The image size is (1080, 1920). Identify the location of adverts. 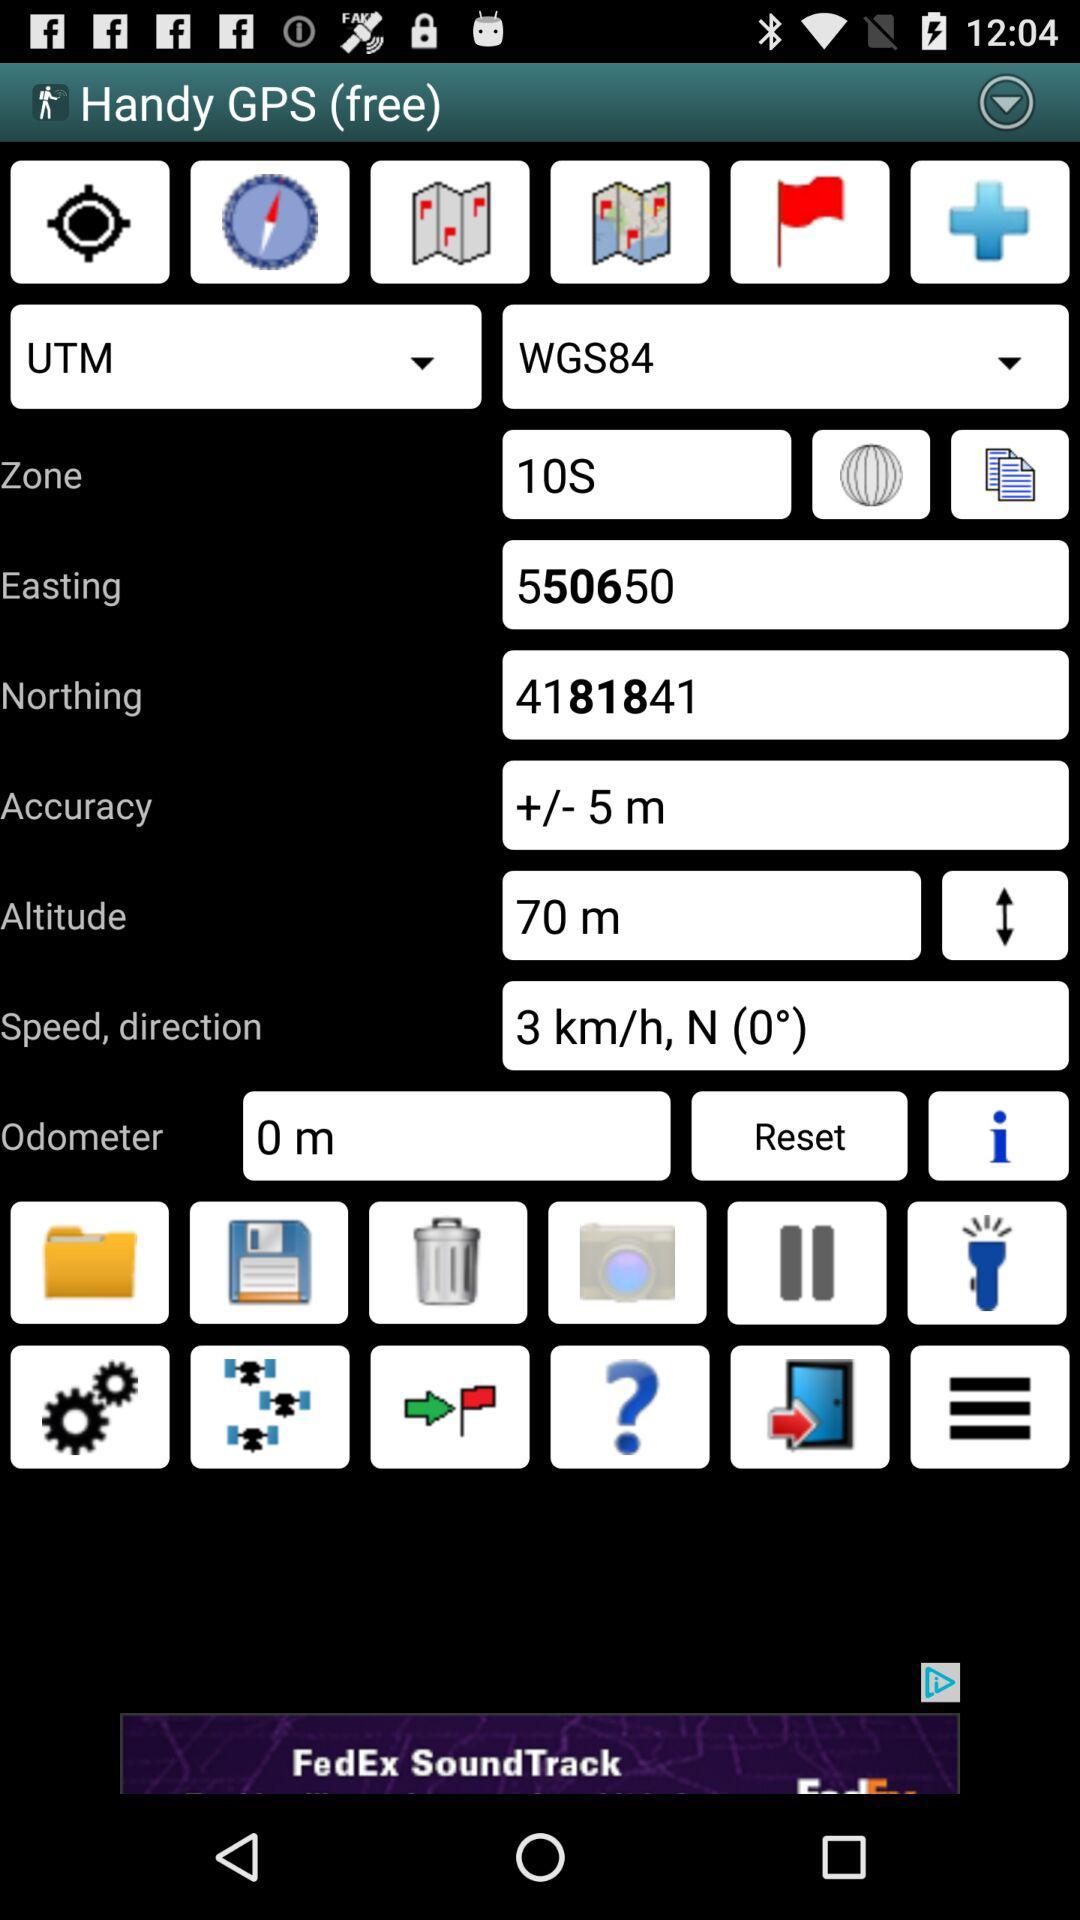
(540, 1727).